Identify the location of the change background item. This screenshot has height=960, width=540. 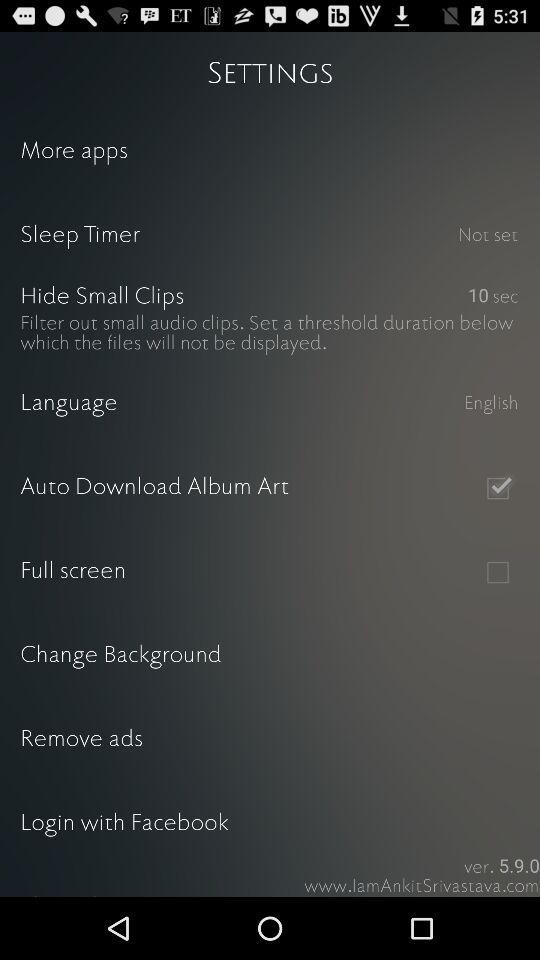
(270, 655).